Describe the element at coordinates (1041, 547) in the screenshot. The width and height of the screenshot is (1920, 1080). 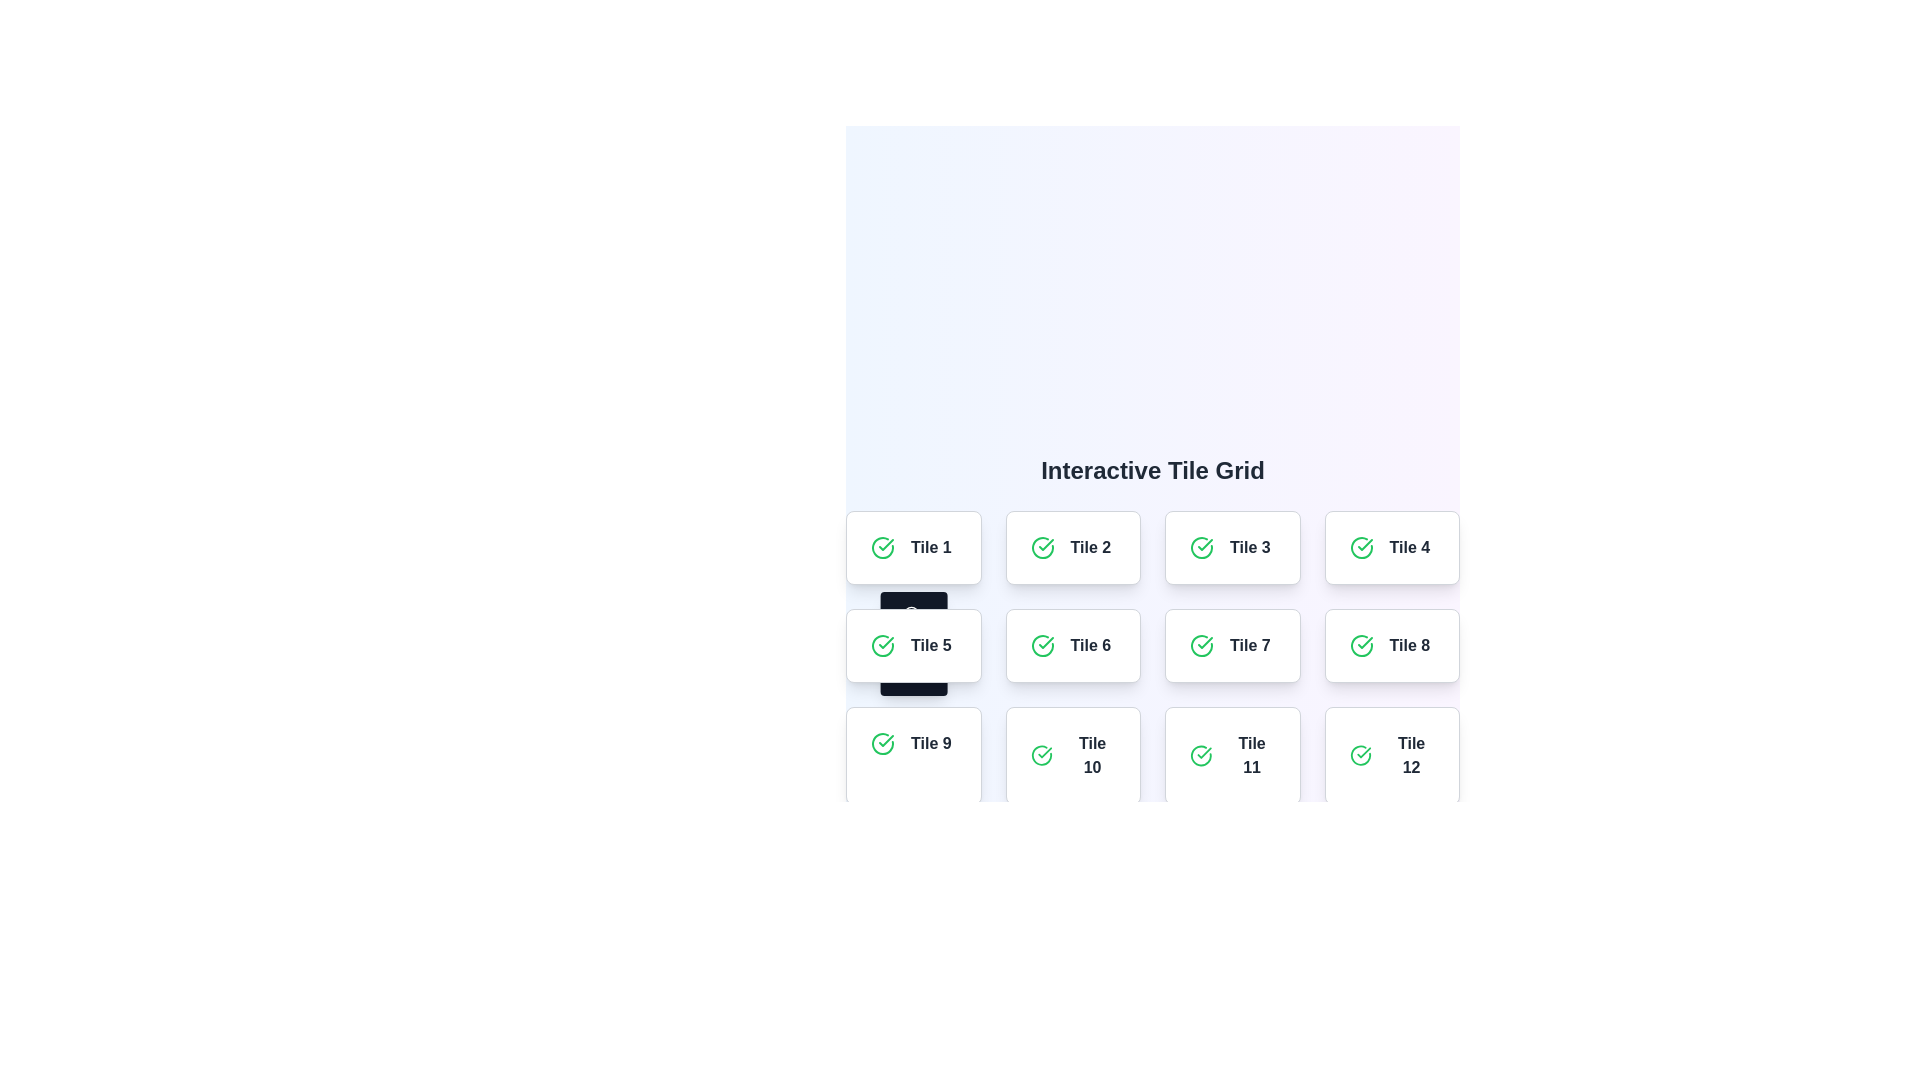
I see `the green circle icon with a checkmark inside, located in the tile labeled 'Tile 2' in the top row of the grid layout` at that location.